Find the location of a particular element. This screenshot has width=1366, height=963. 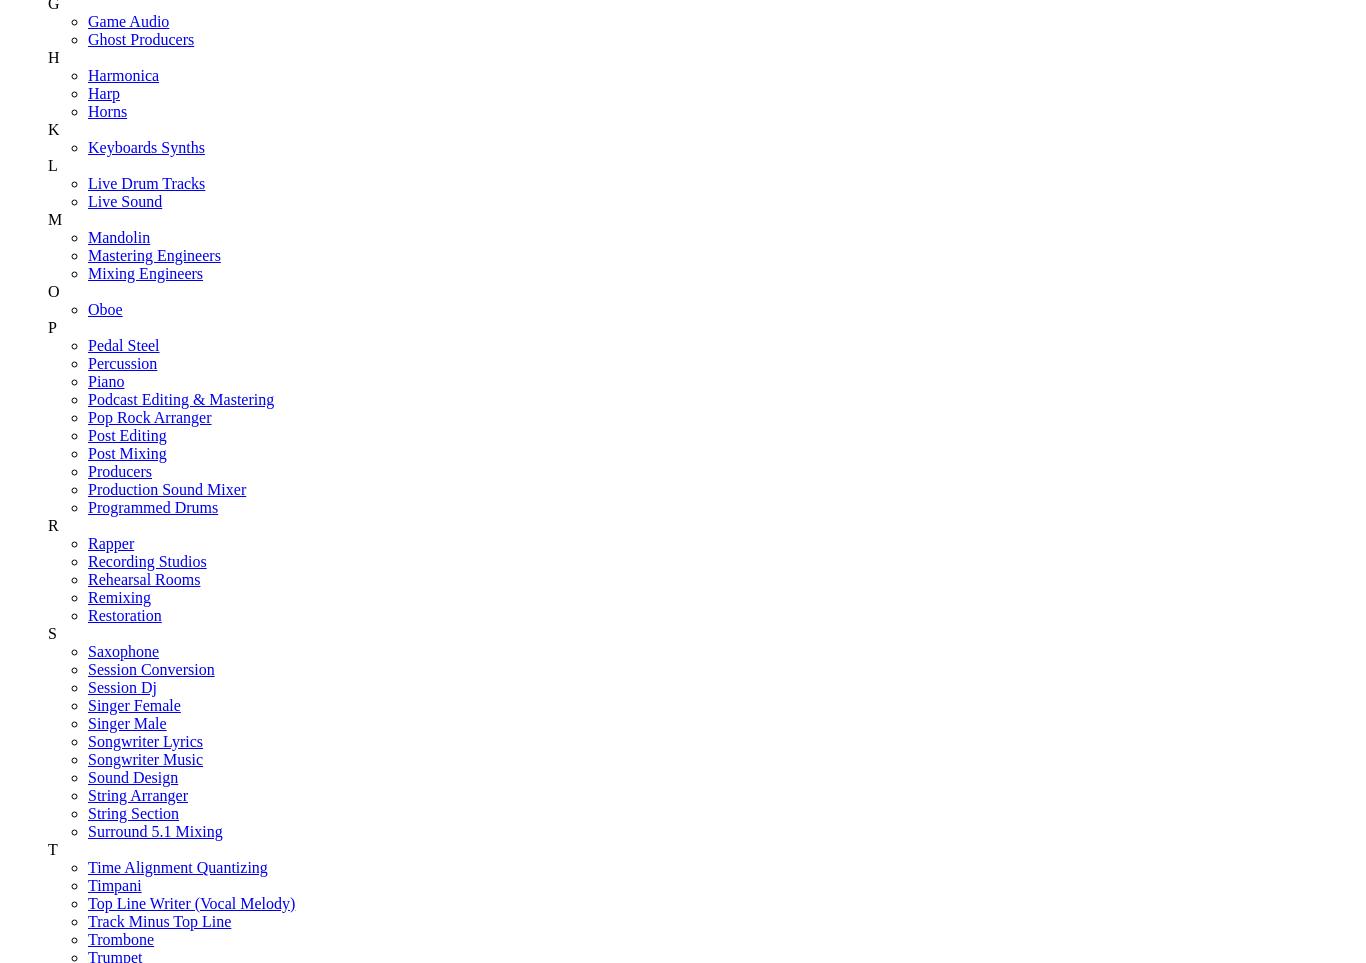

'T' is located at coordinates (52, 848).